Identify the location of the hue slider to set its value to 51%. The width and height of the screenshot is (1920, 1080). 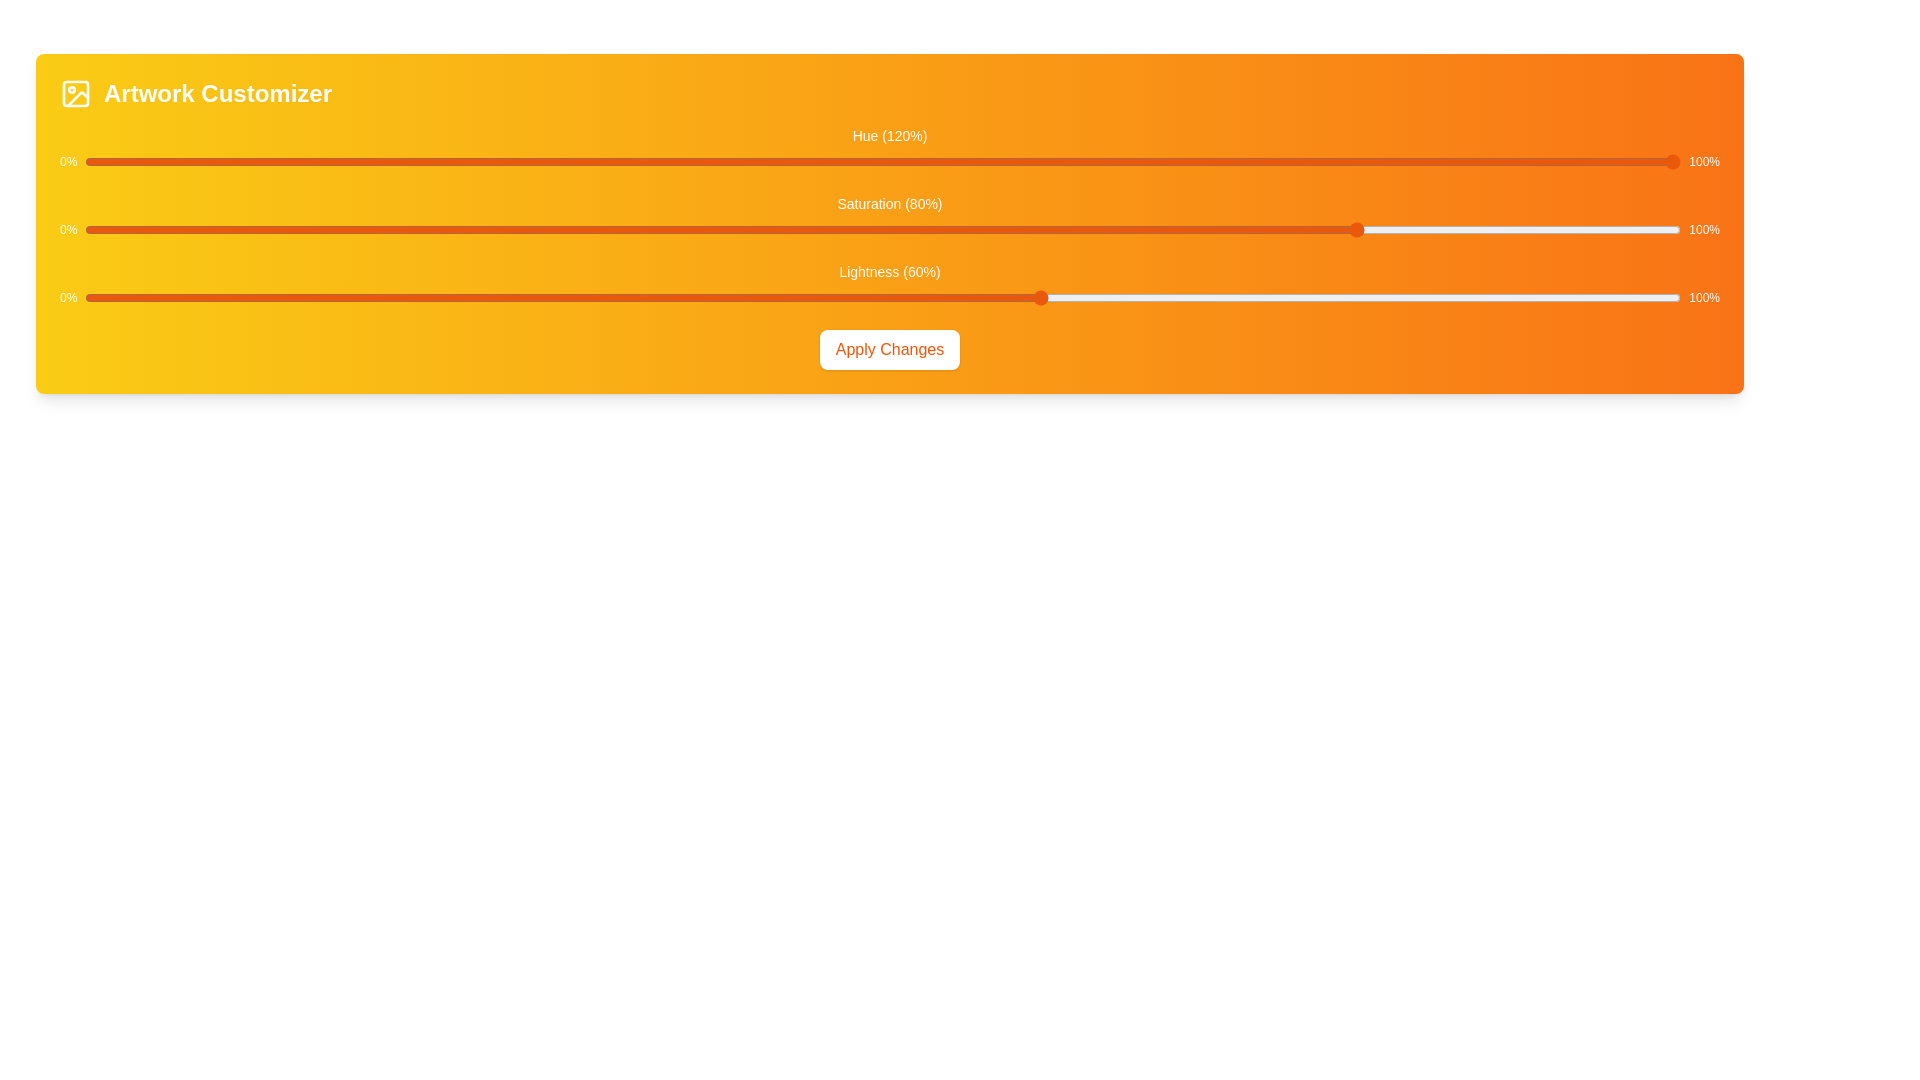
(898, 161).